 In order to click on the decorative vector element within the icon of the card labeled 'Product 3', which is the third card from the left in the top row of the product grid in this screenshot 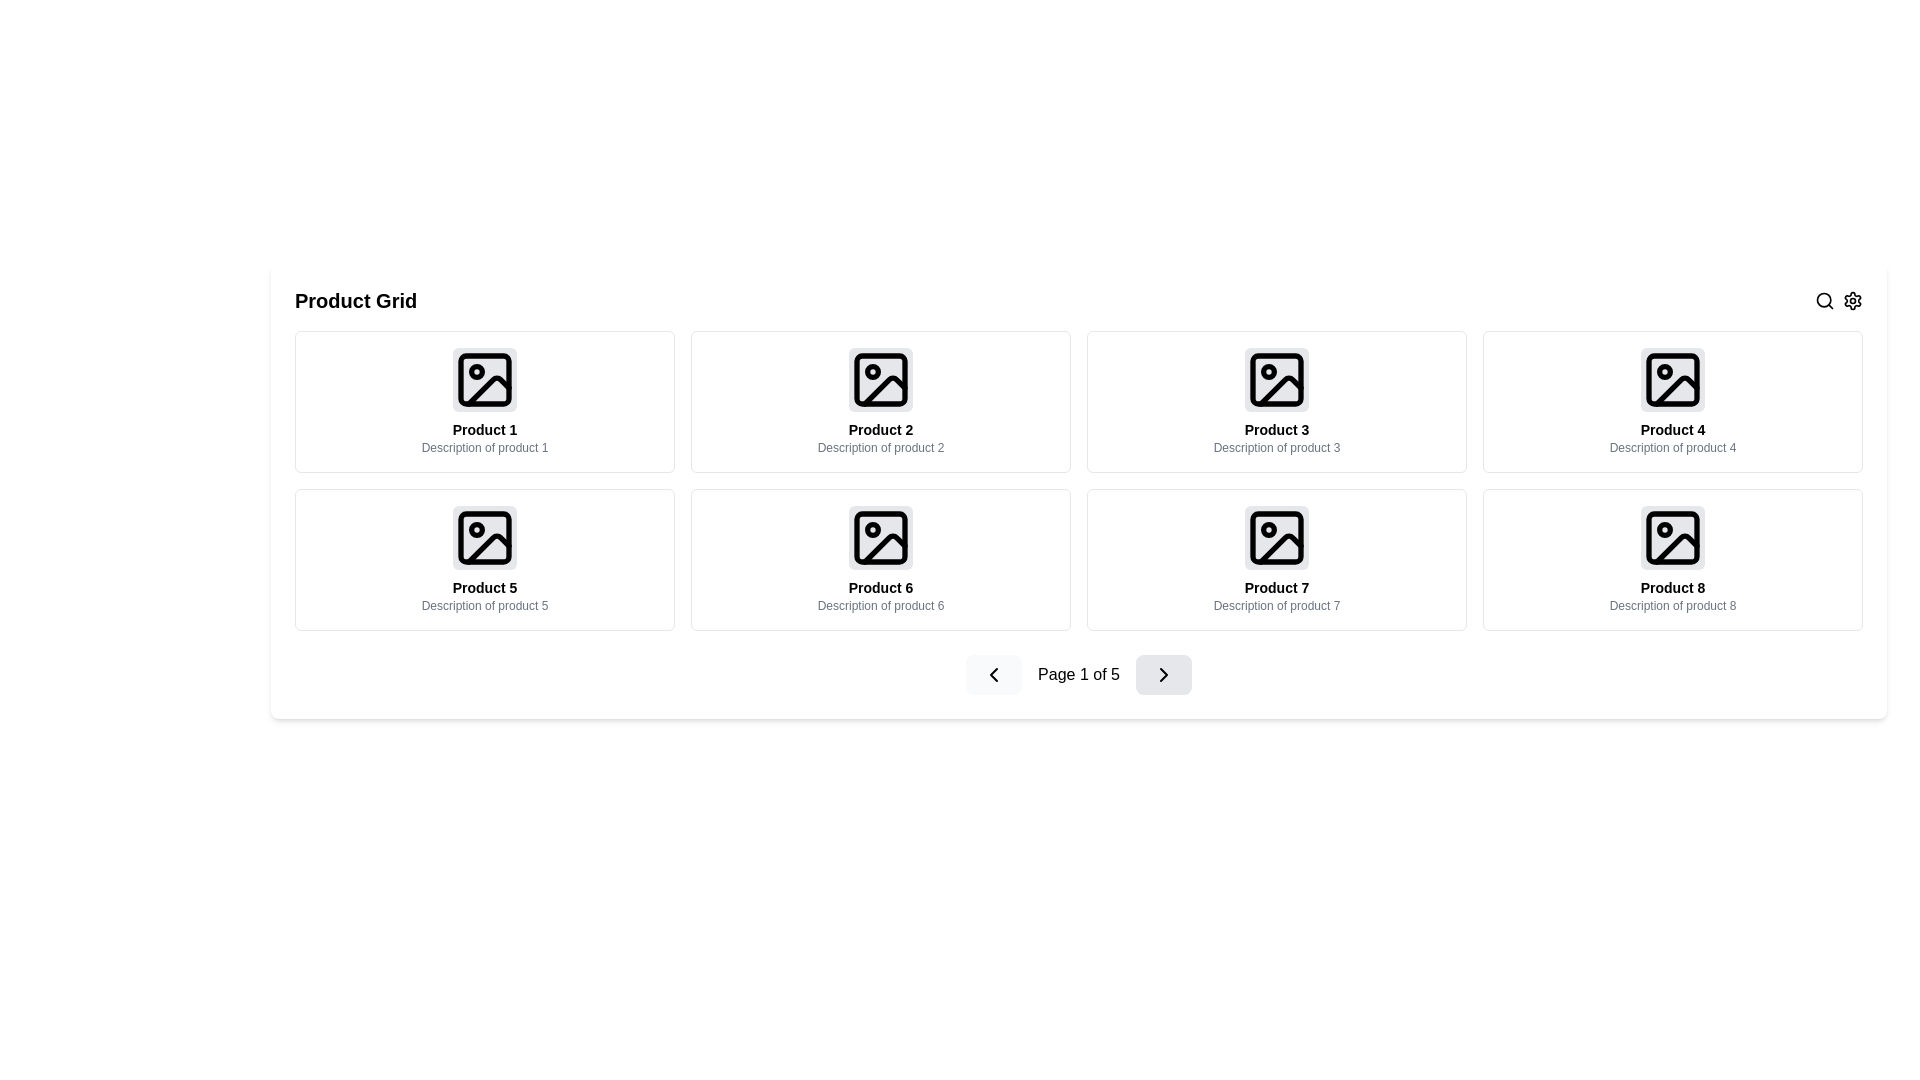, I will do `click(1275, 380)`.